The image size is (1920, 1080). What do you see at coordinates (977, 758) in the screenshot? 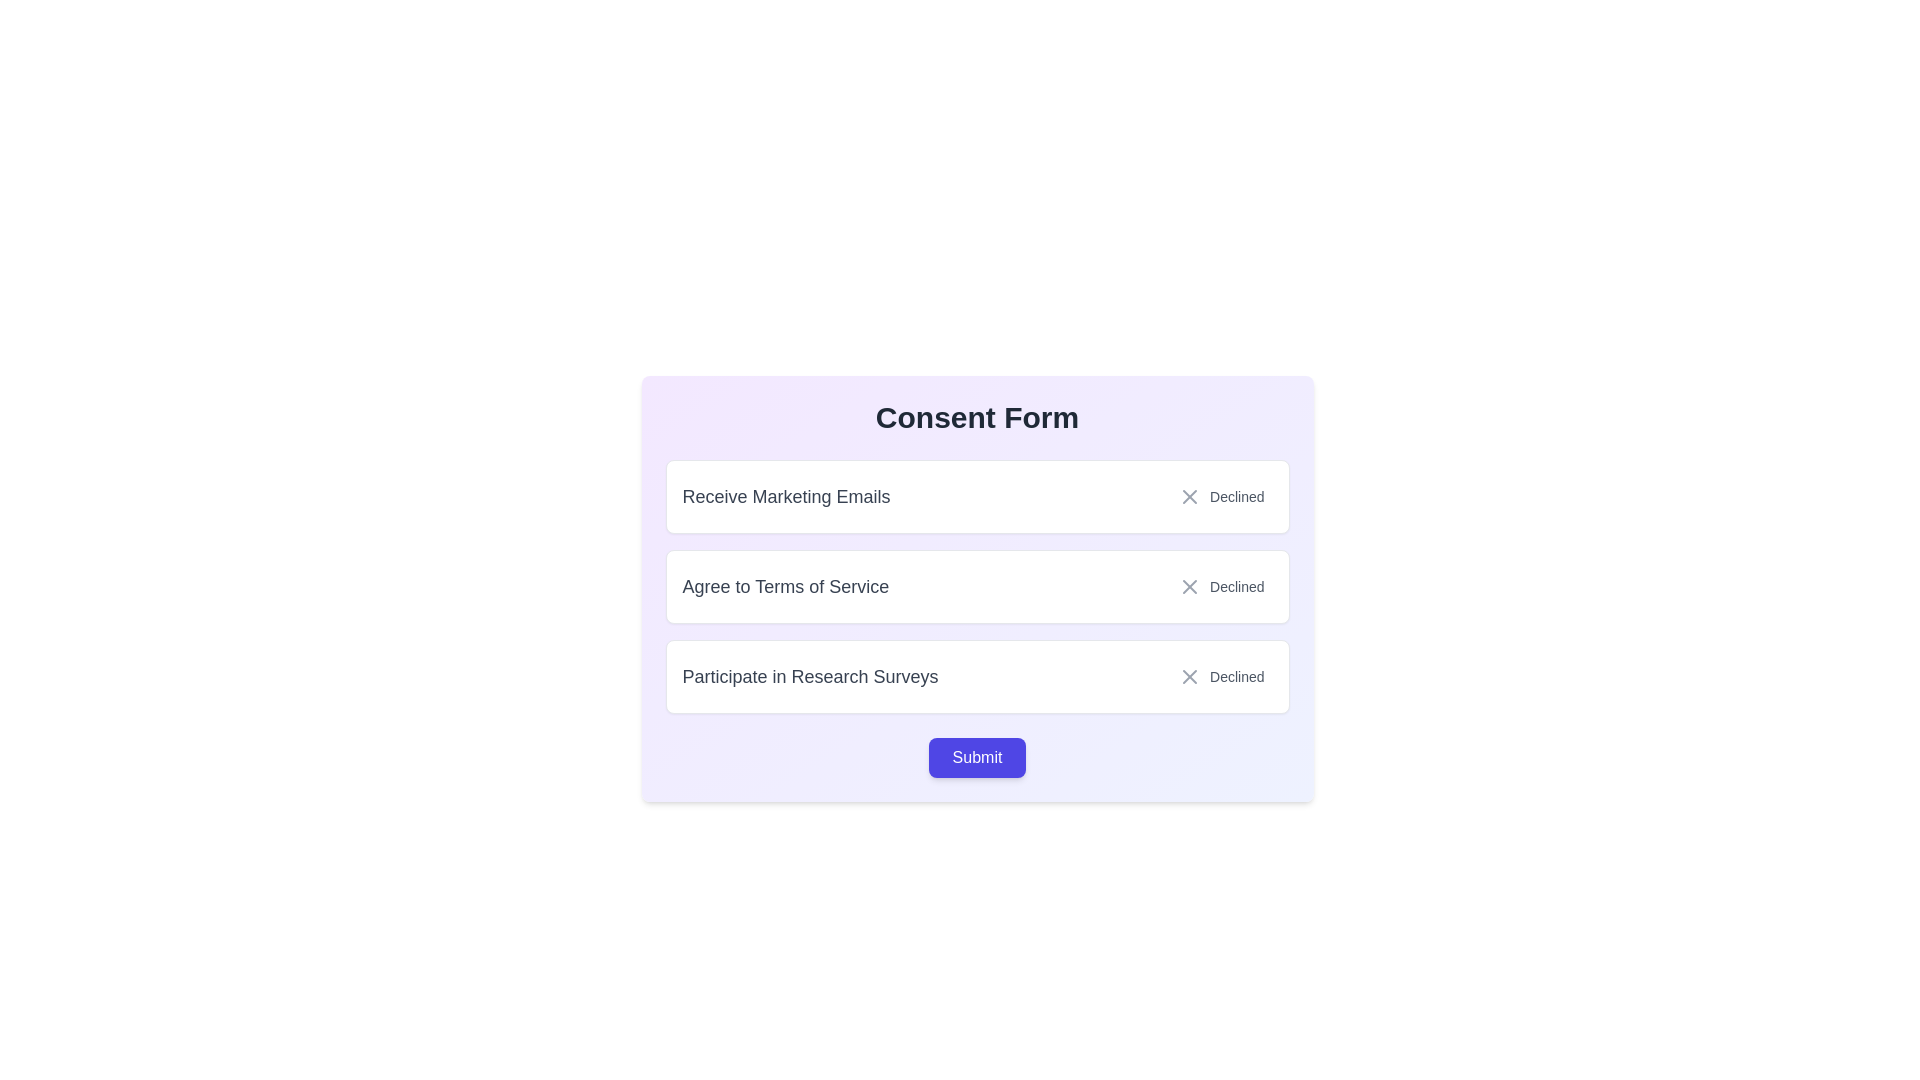
I see `the rectangular 'Submit' button with a purple background to change its background color` at bounding box center [977, 758].